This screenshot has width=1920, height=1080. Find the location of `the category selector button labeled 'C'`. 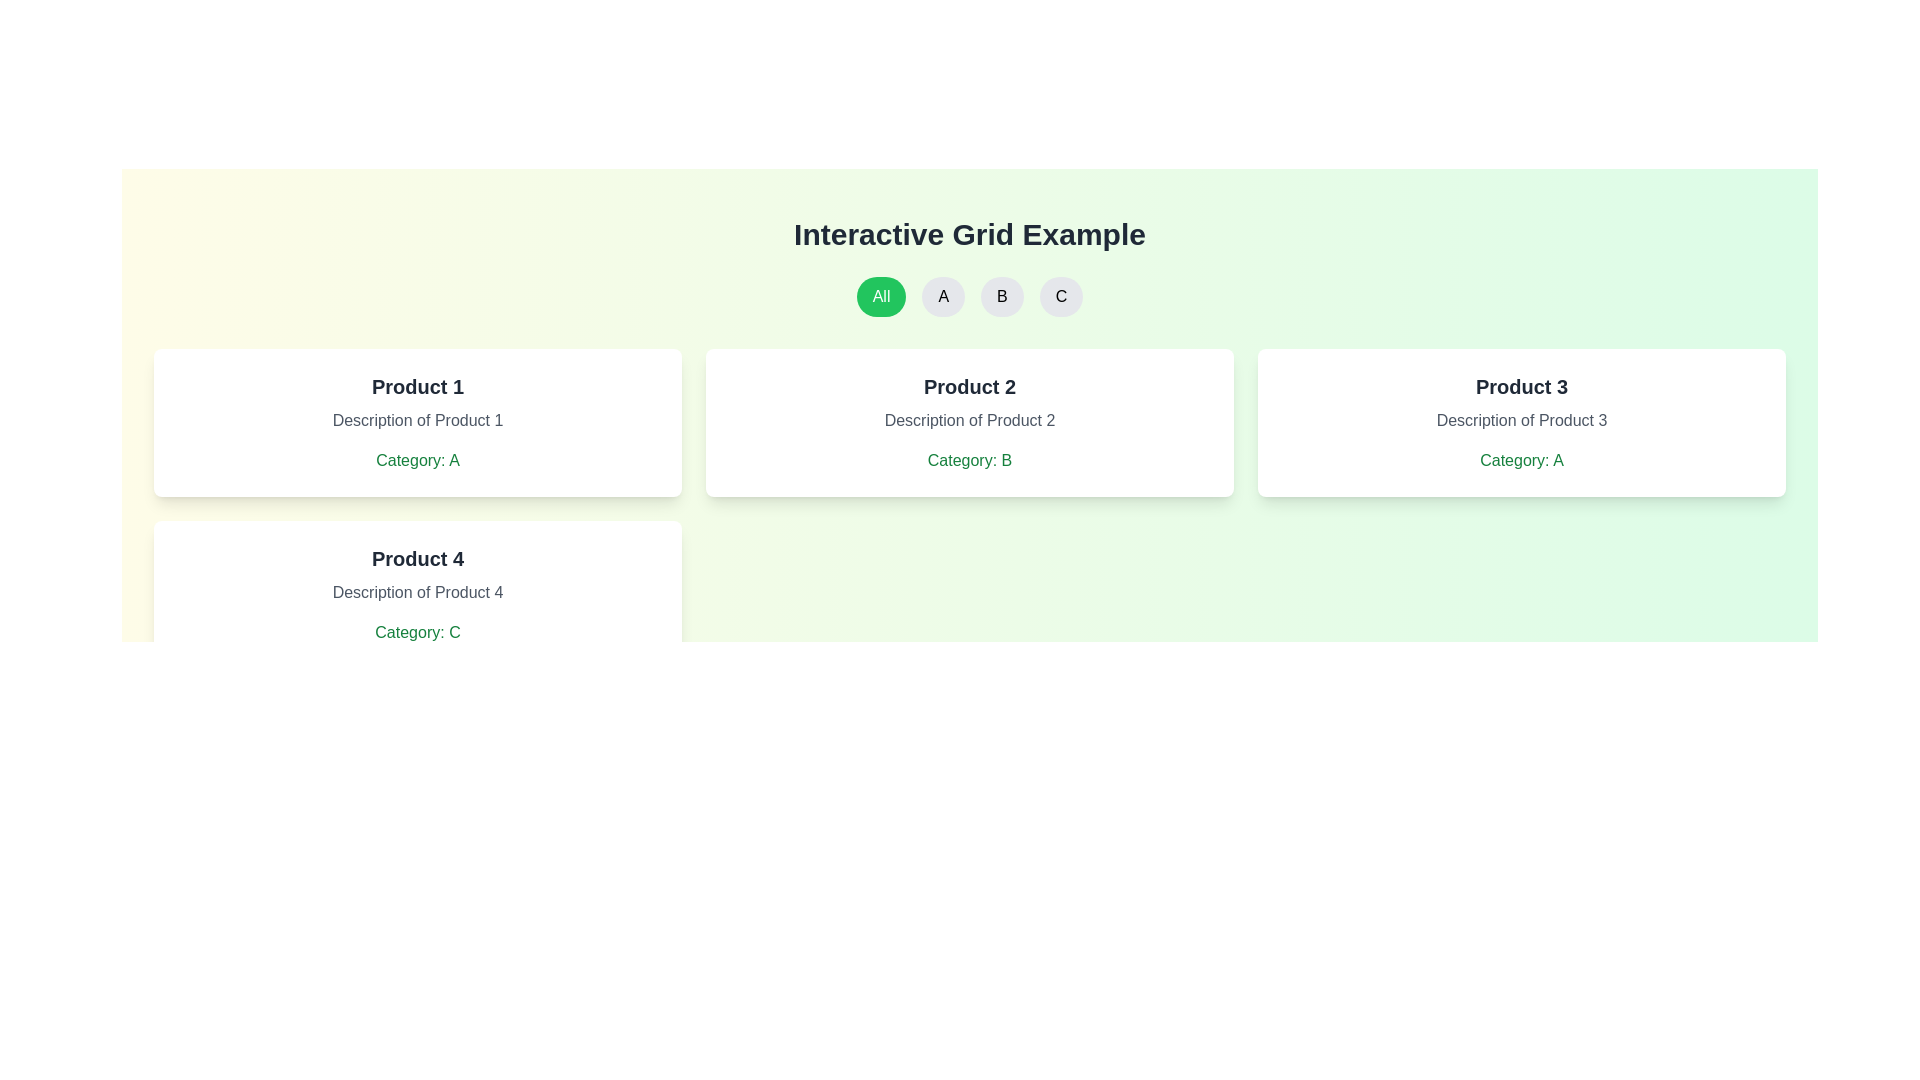

the category selector button labeled 'C' is located at coordinates (1060, 297).